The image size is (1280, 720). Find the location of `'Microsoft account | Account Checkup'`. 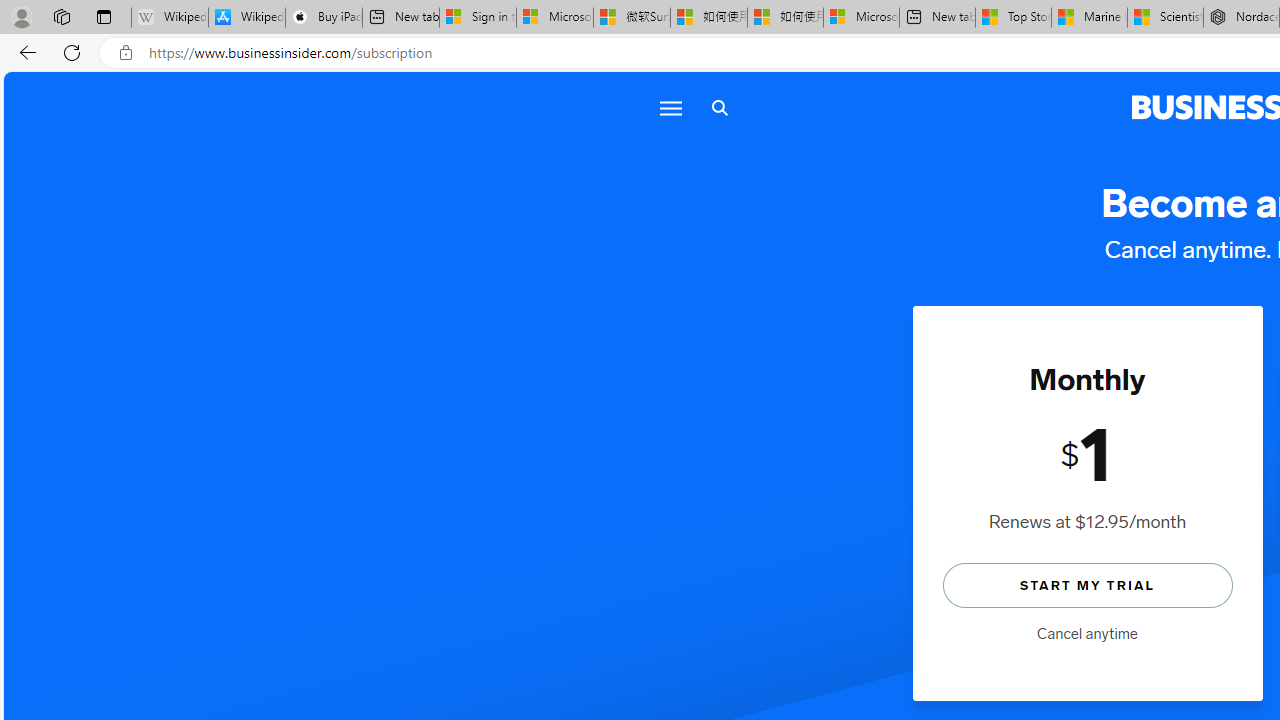

'Microsoft account | Account Checkup' is located at coordinates (861, 17).